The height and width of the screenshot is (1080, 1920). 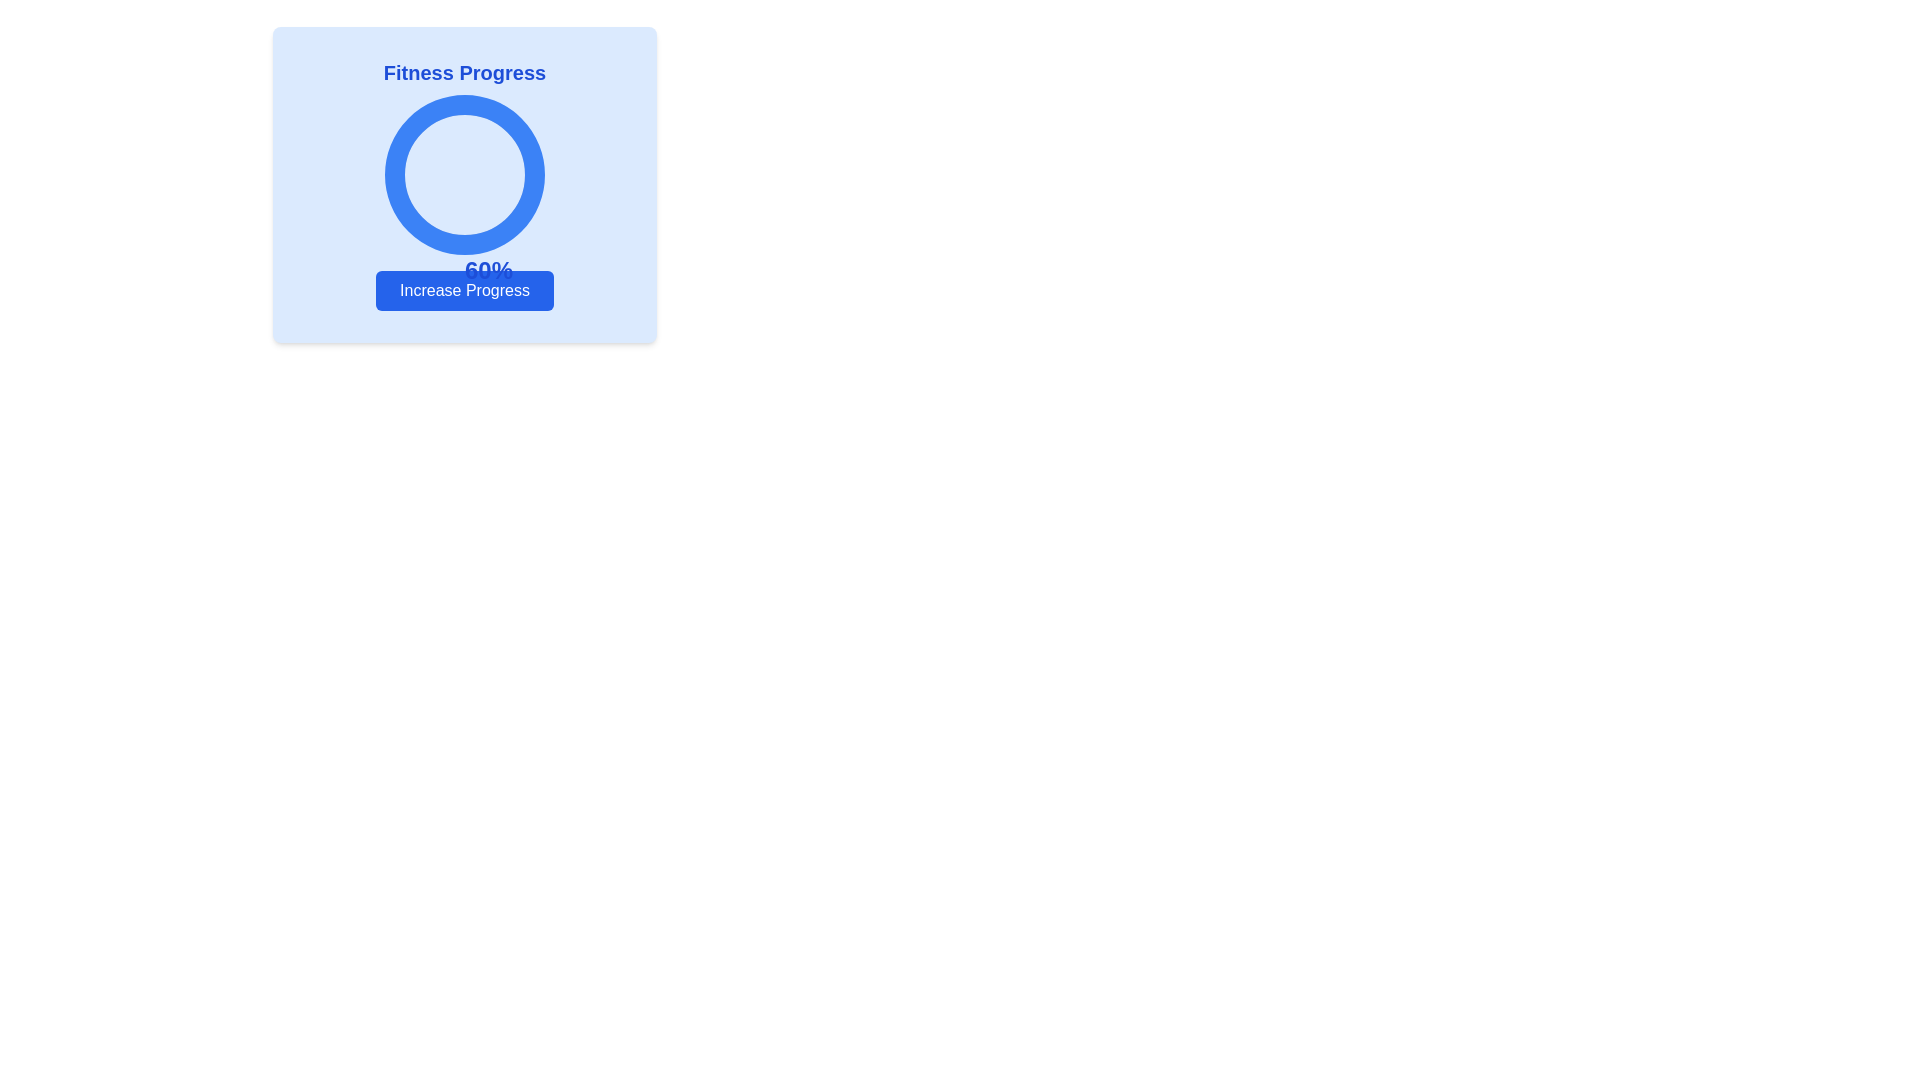 What do you see at coordinates (464, 173) in the screenshot?
I see `the progress represented by the Circular progress indicator, which visually shows a percentage likely related to 'Fitness Progress'` at bounding box center [464, 173].